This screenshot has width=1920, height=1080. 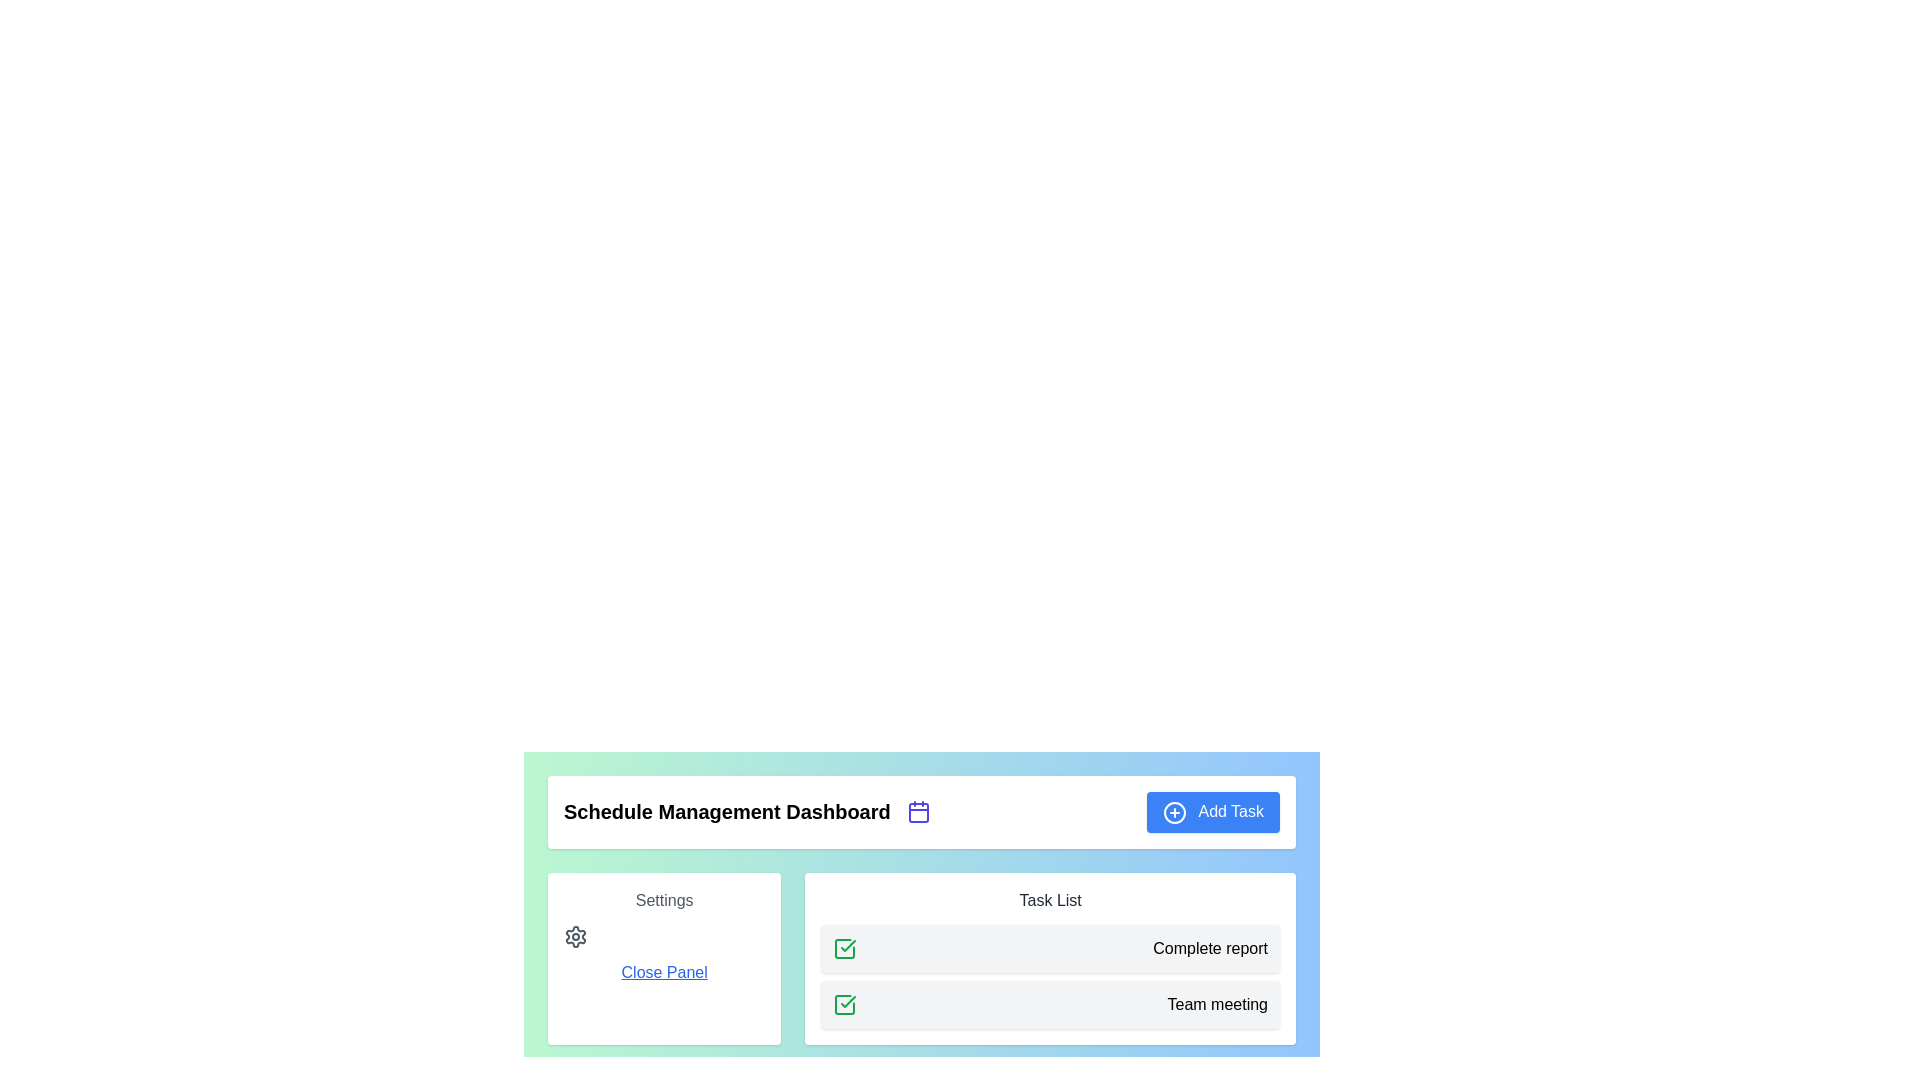 I want to click on the decorative SVG rectangle with rounded corners that forms the main body of the calendar icon, located to the right of the 'Schedule Management Dashboard' text, so click(x=917, y=813).